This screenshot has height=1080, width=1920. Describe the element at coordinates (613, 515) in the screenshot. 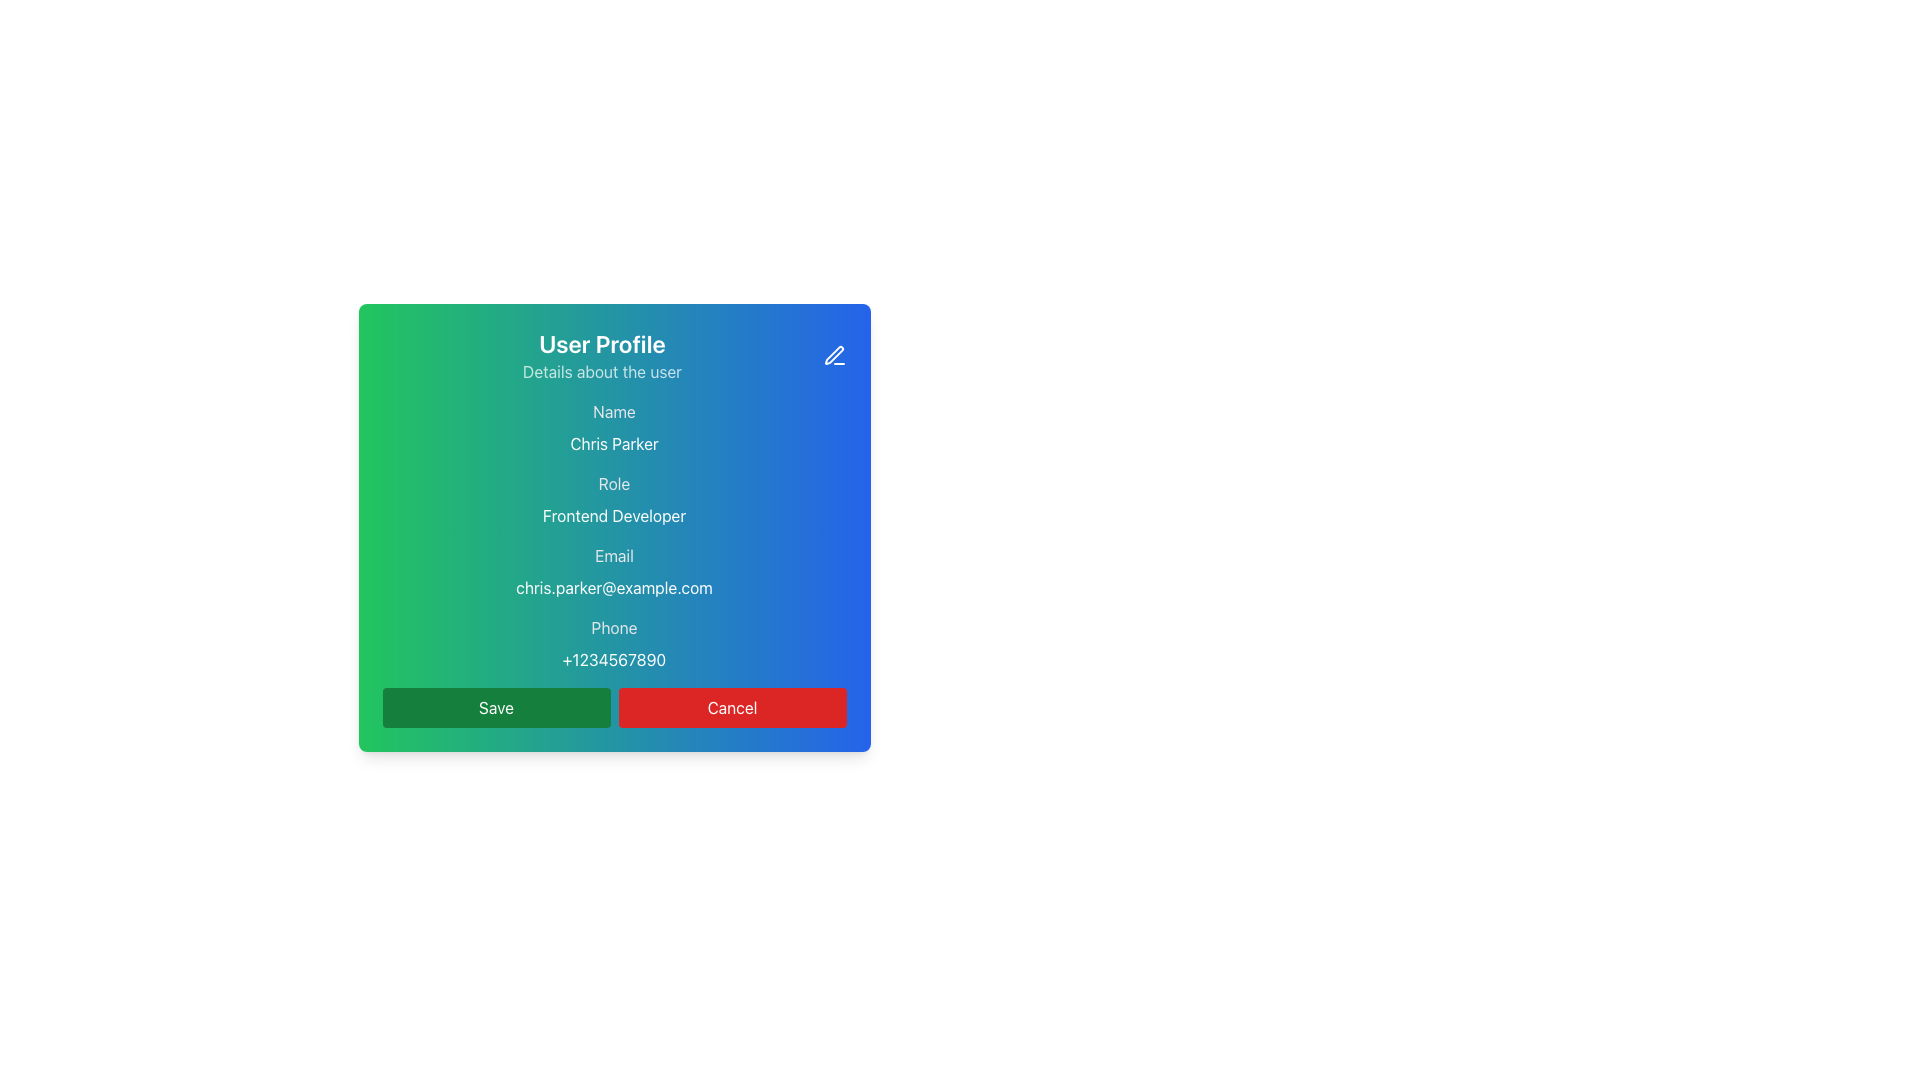

I see `the static text label displaying 'Frontend Developer', which is located directly below the 'Role' label in the user profile section` at that location.